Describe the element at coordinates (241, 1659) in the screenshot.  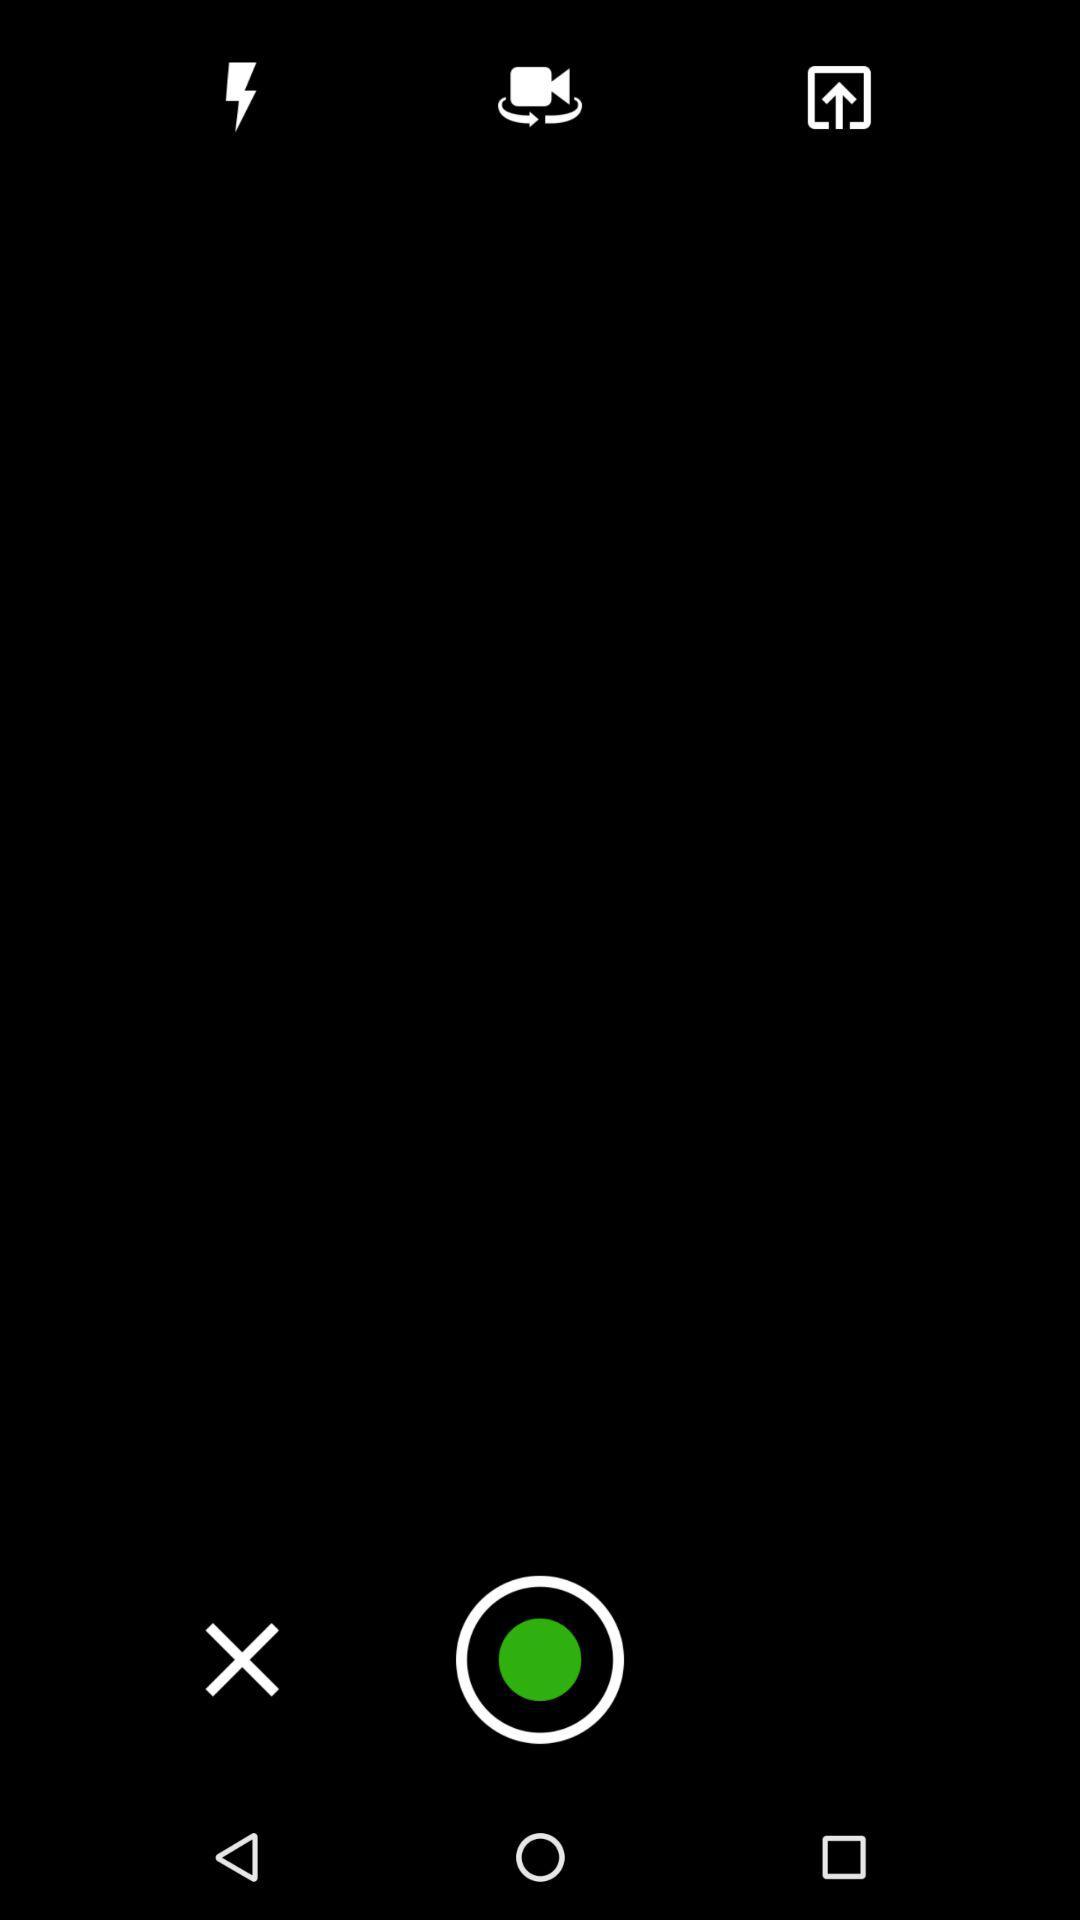
I see `exit video recorder` at that location.